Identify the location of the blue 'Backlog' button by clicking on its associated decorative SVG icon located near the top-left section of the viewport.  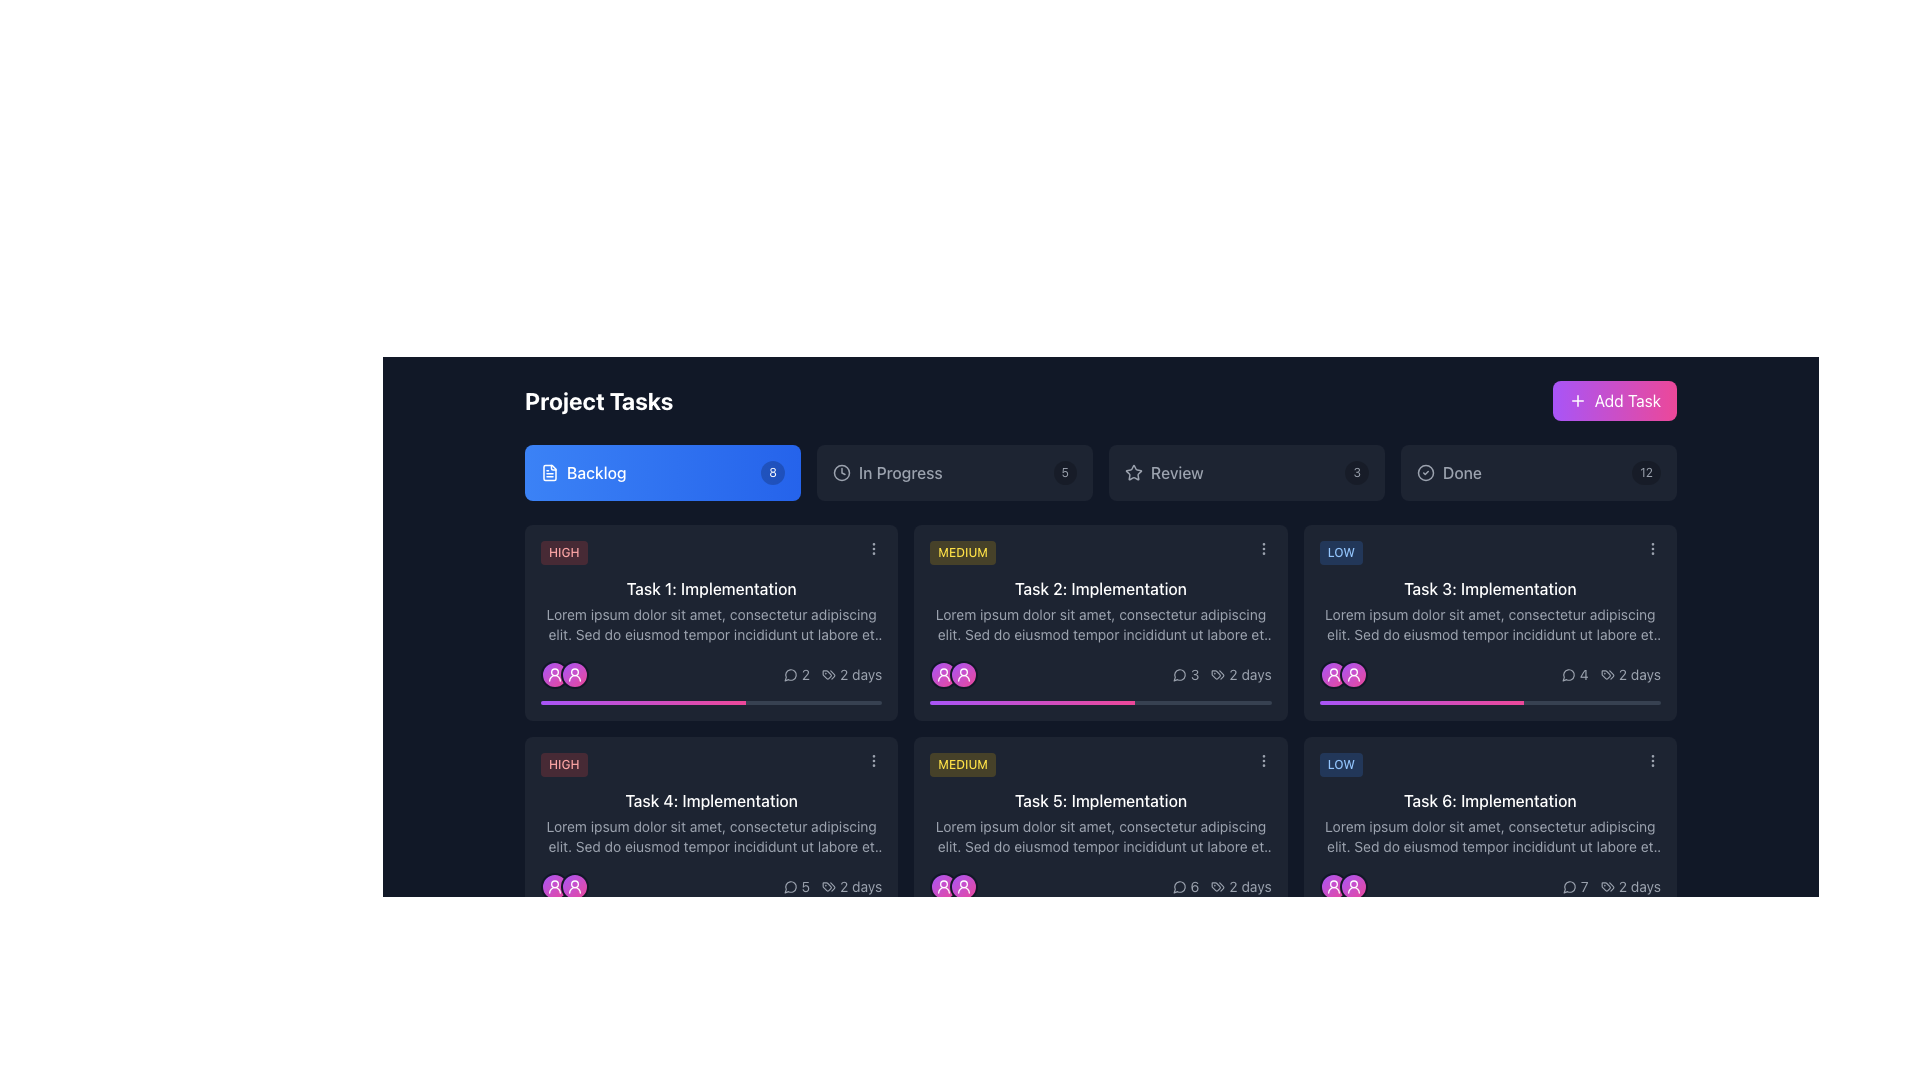
(550, 473).